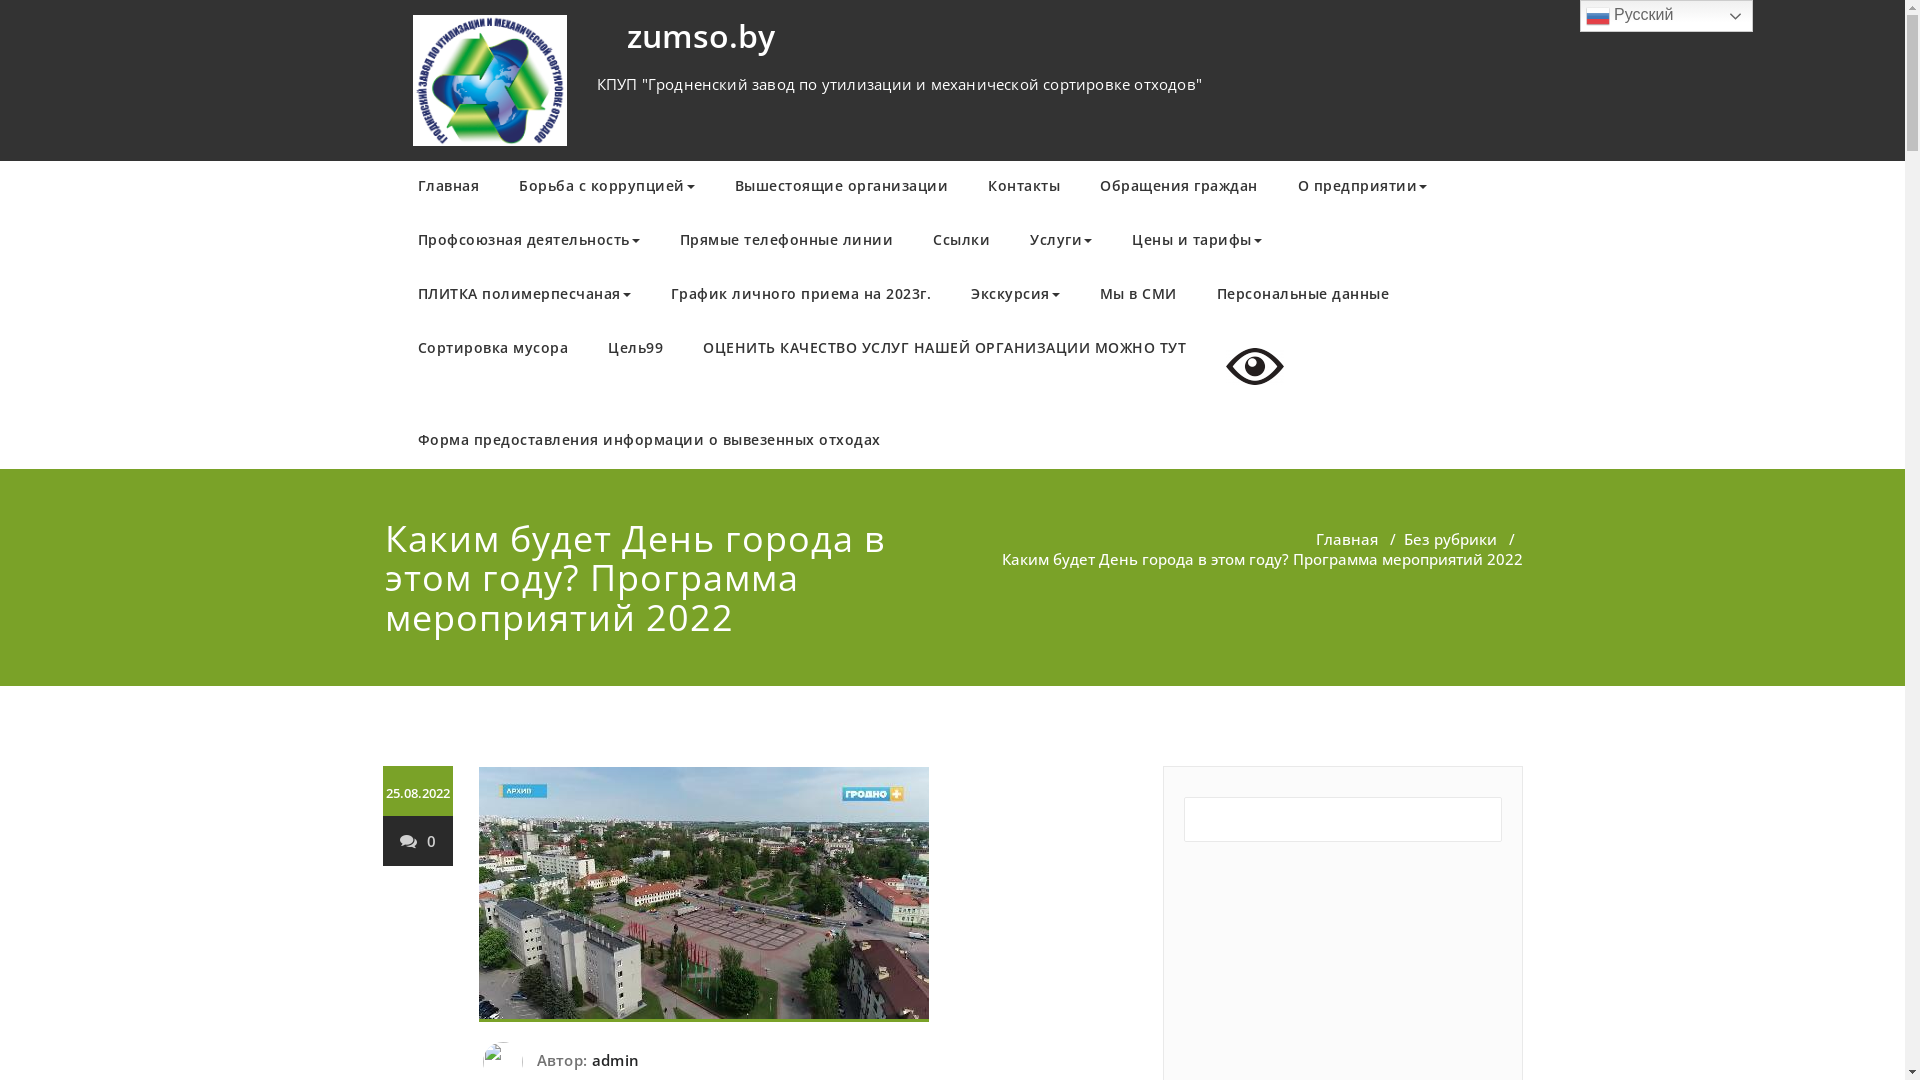 The height and width of the screenshot is (1080, 1920). Describe the element at coordinates (416, 840) in the screenshot. I see `'0'` at that location.